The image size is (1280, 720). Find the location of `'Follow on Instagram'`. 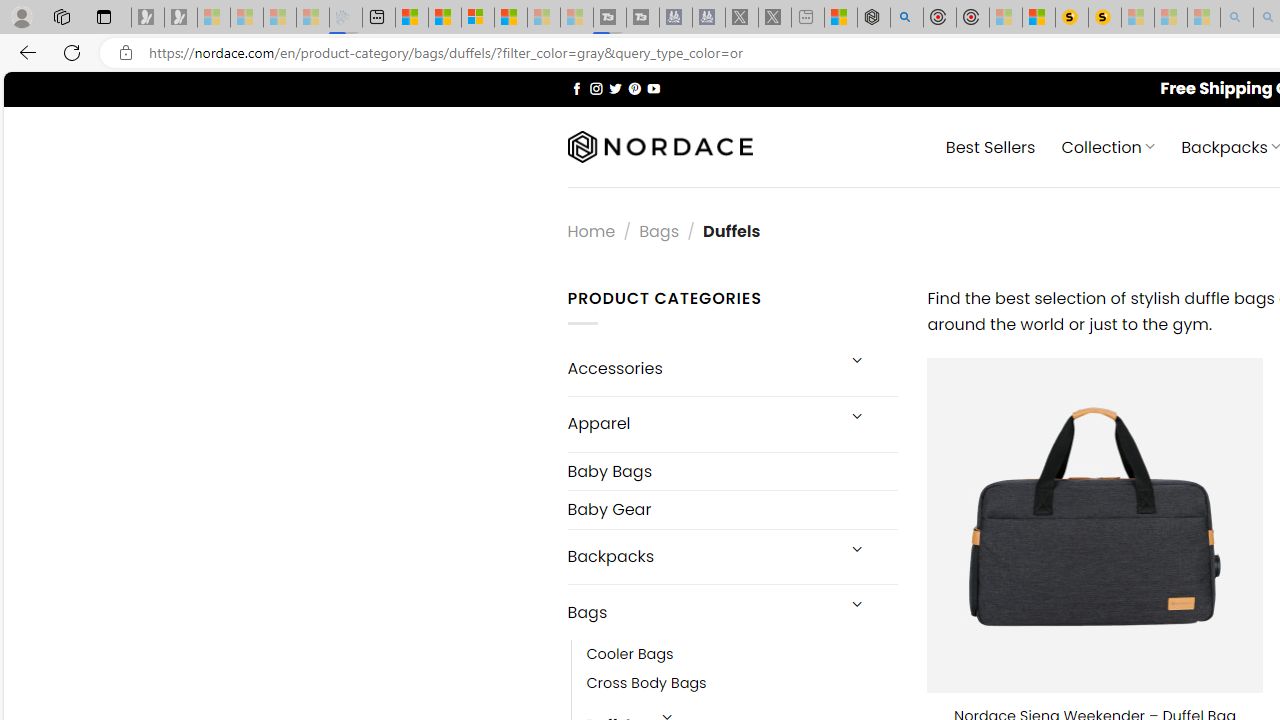

'Follow on Instagram' is located at coordinates (595, 87).